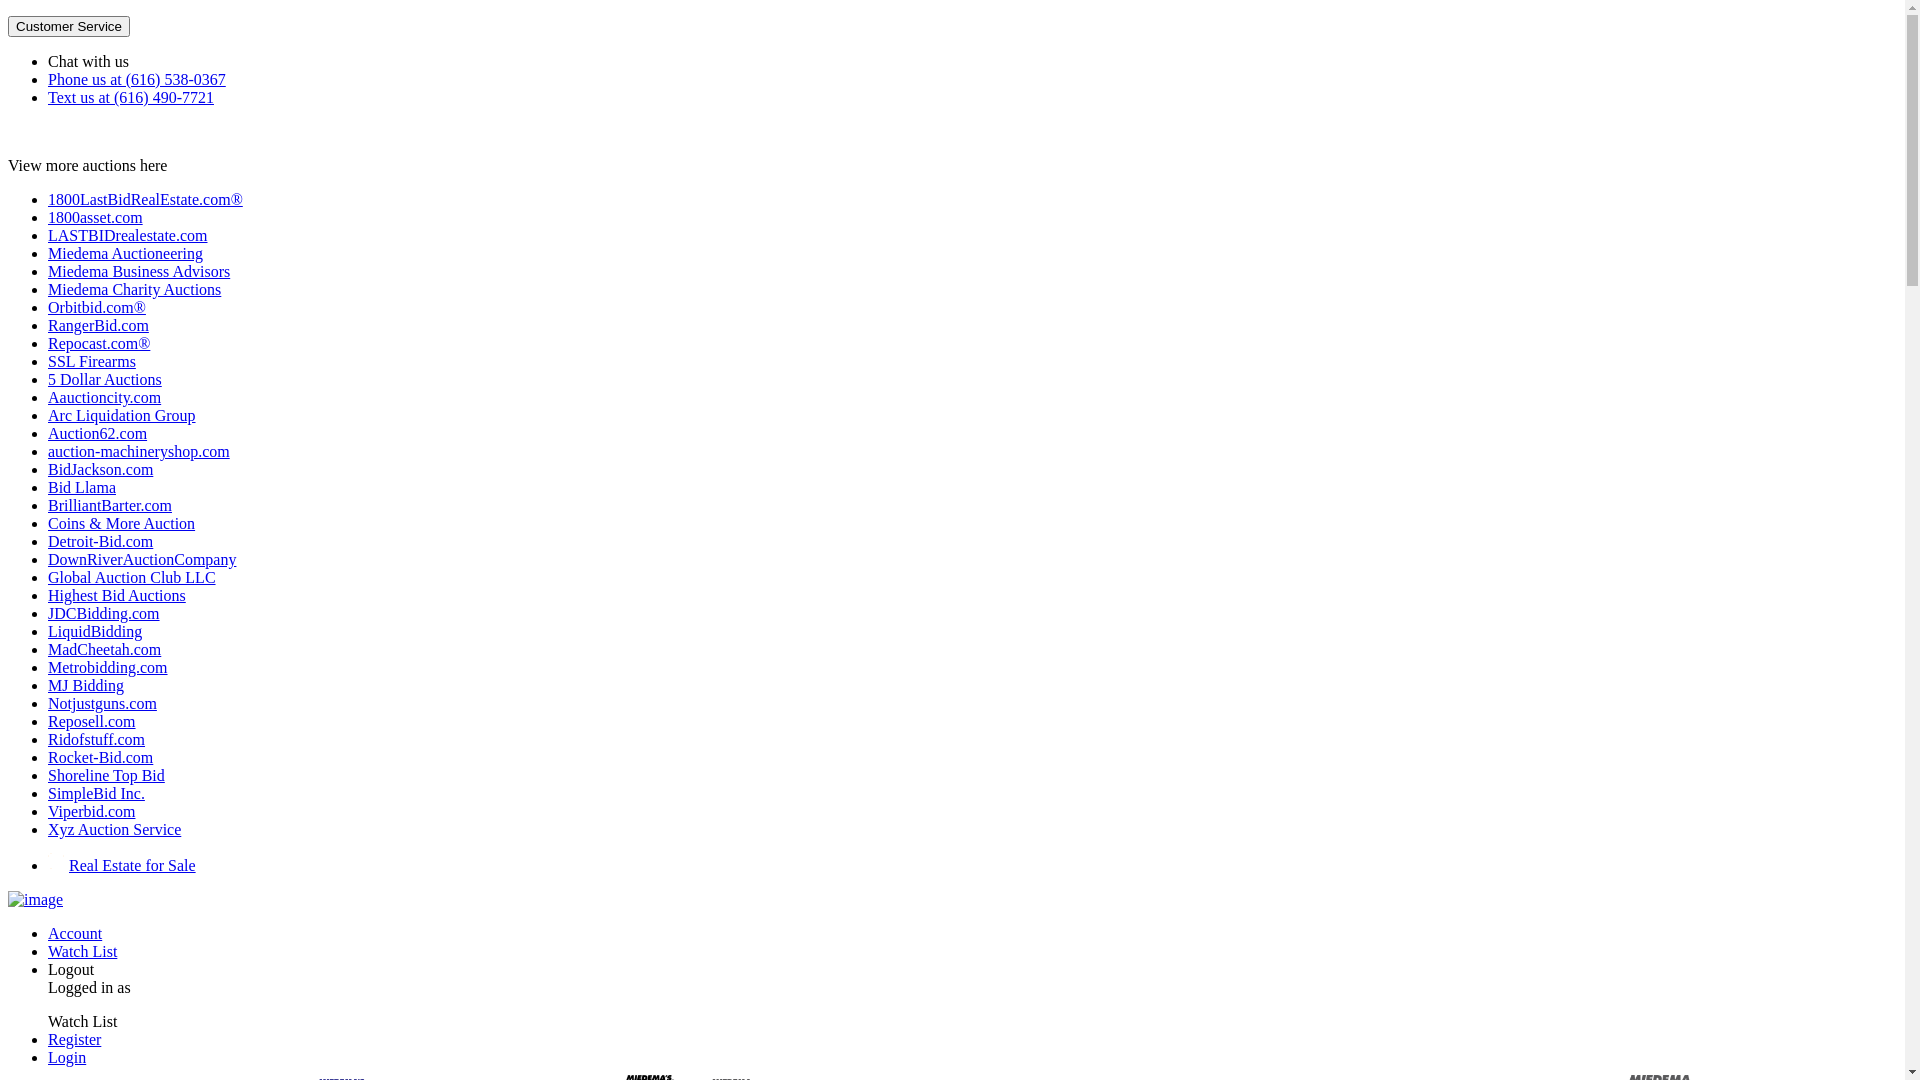 The height and width of the screenshot is (1080, 1920). What do you see at coordinates (90, 361) in the screenshot?
I see `'SSL Firearms'` at bounding box center [90, 361].